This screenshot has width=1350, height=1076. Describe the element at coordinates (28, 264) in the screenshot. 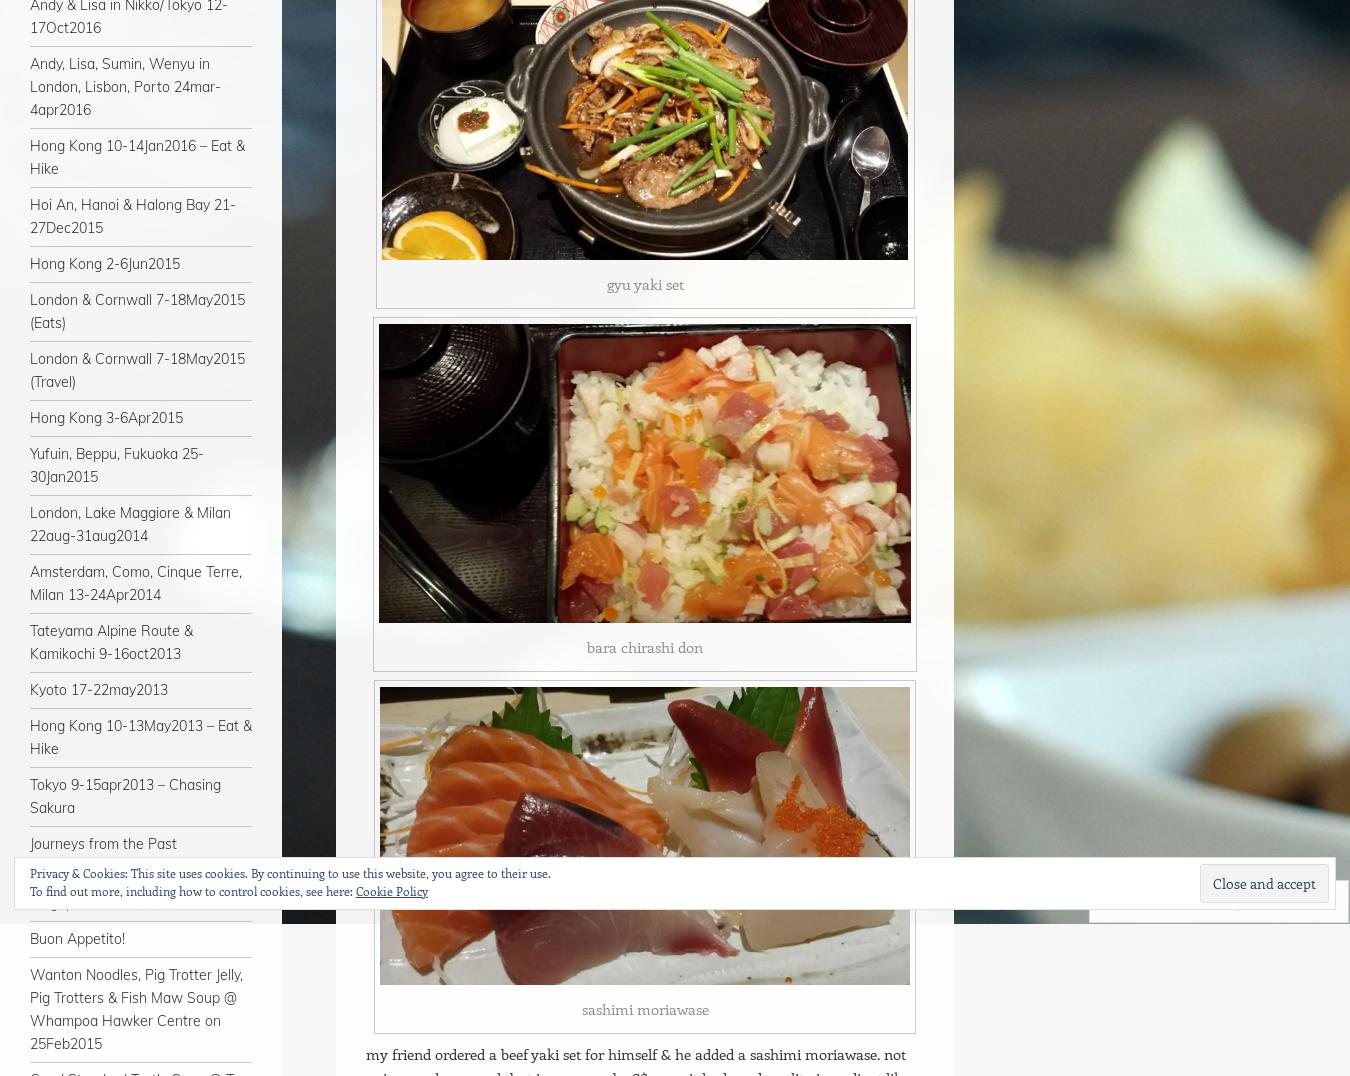

I see `'Hong Kong 2-6Jun2015'` at that location.